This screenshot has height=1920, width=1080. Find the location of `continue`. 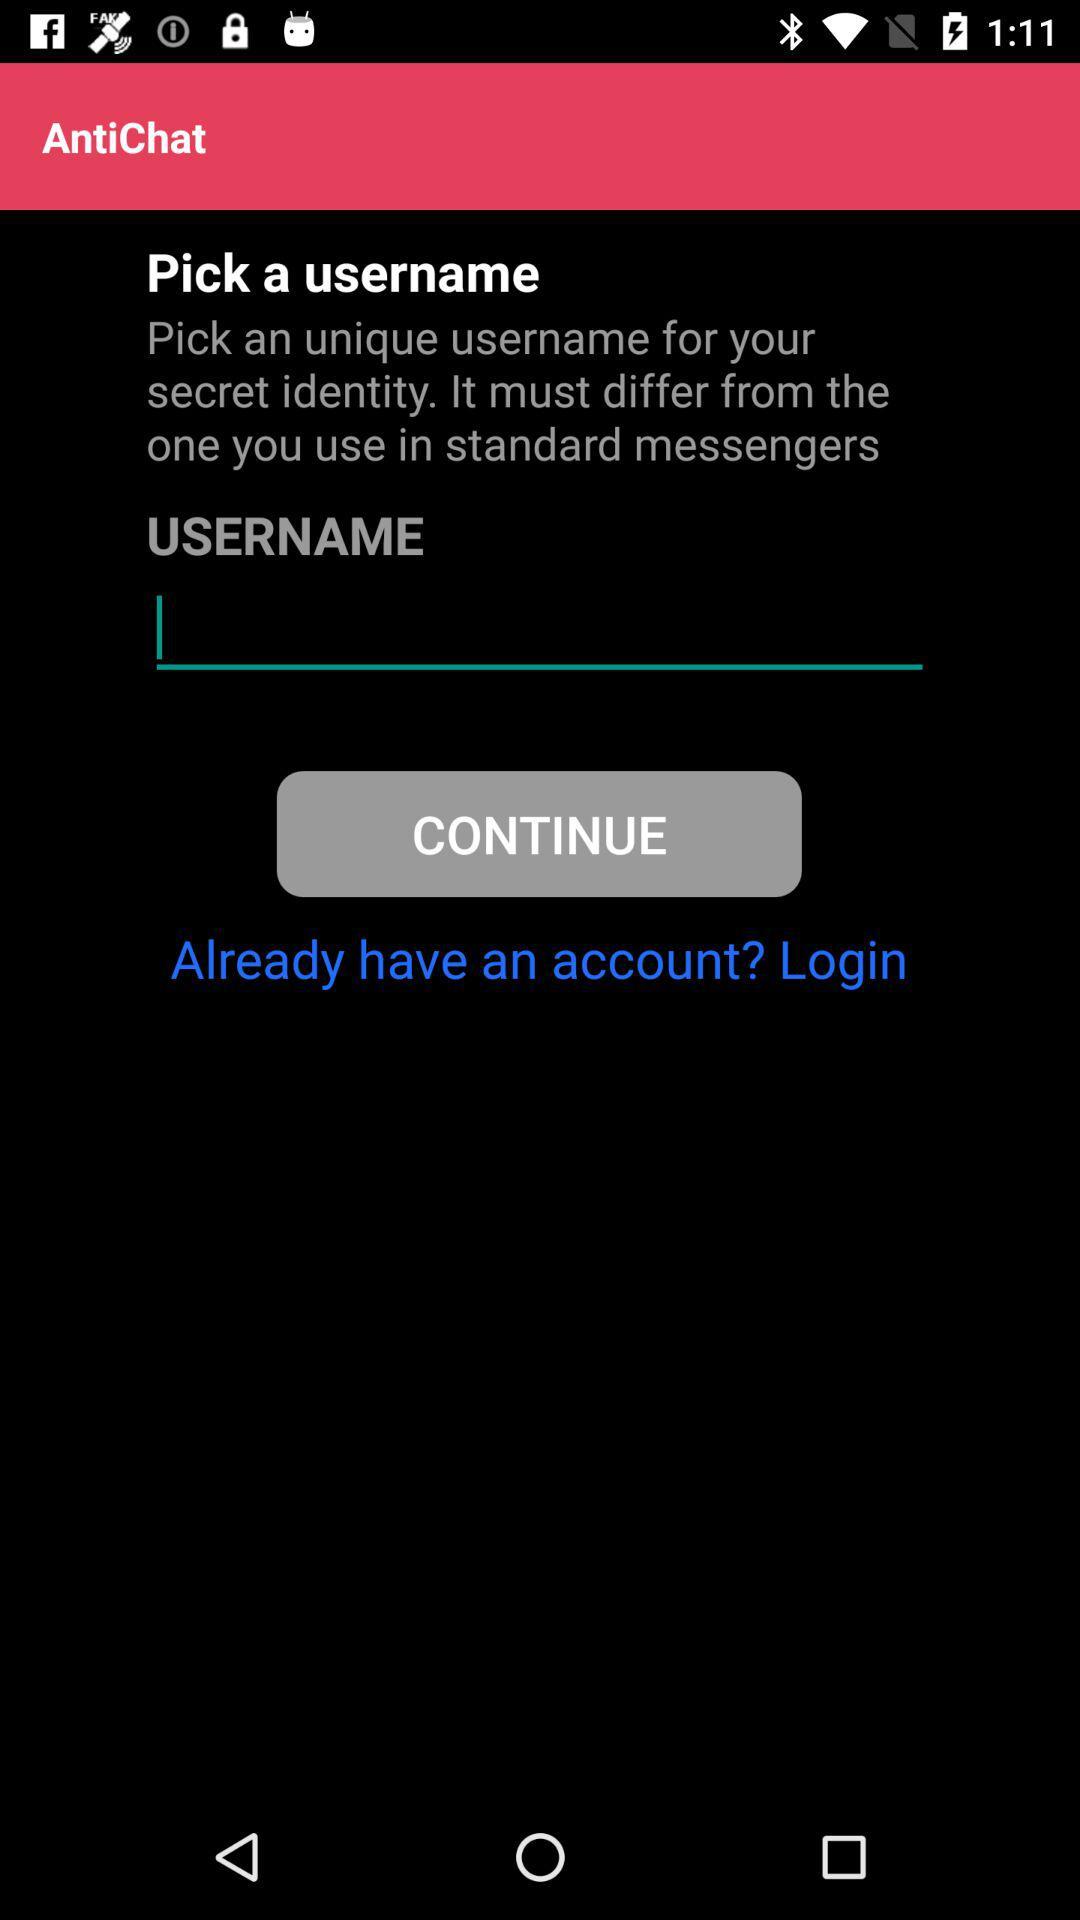

continue is located at coordinates (538, 834).